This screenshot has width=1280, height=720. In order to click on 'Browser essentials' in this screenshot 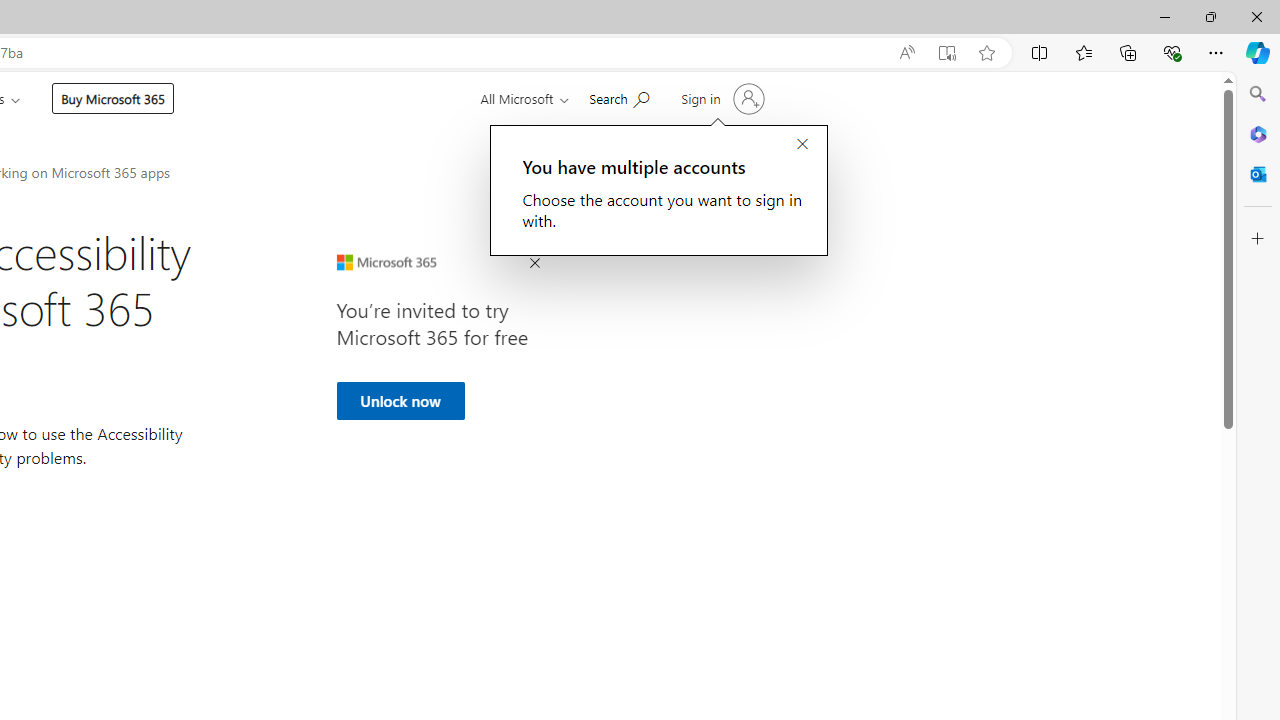, I will do `click(1171, 51)`.